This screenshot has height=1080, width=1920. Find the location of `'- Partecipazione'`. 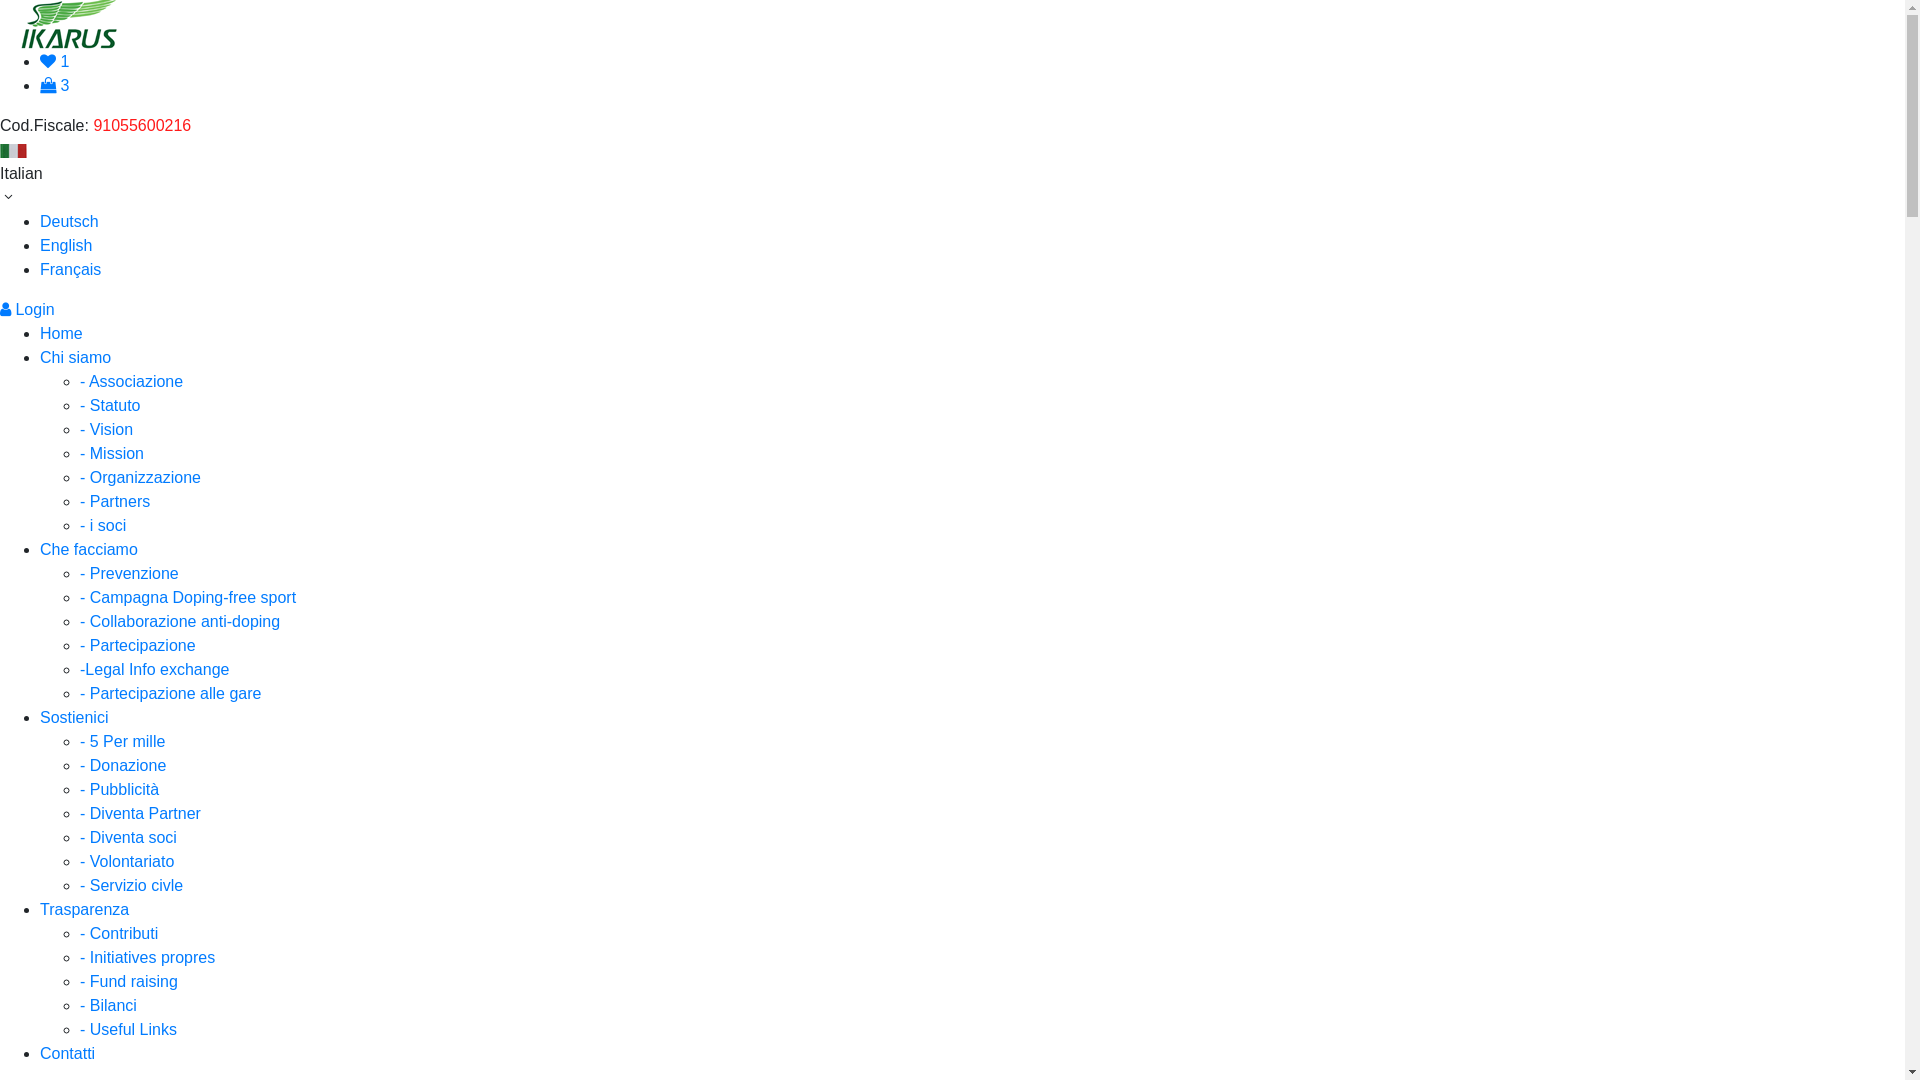

'- Partecipazione' is located at coordinates (80, 645).